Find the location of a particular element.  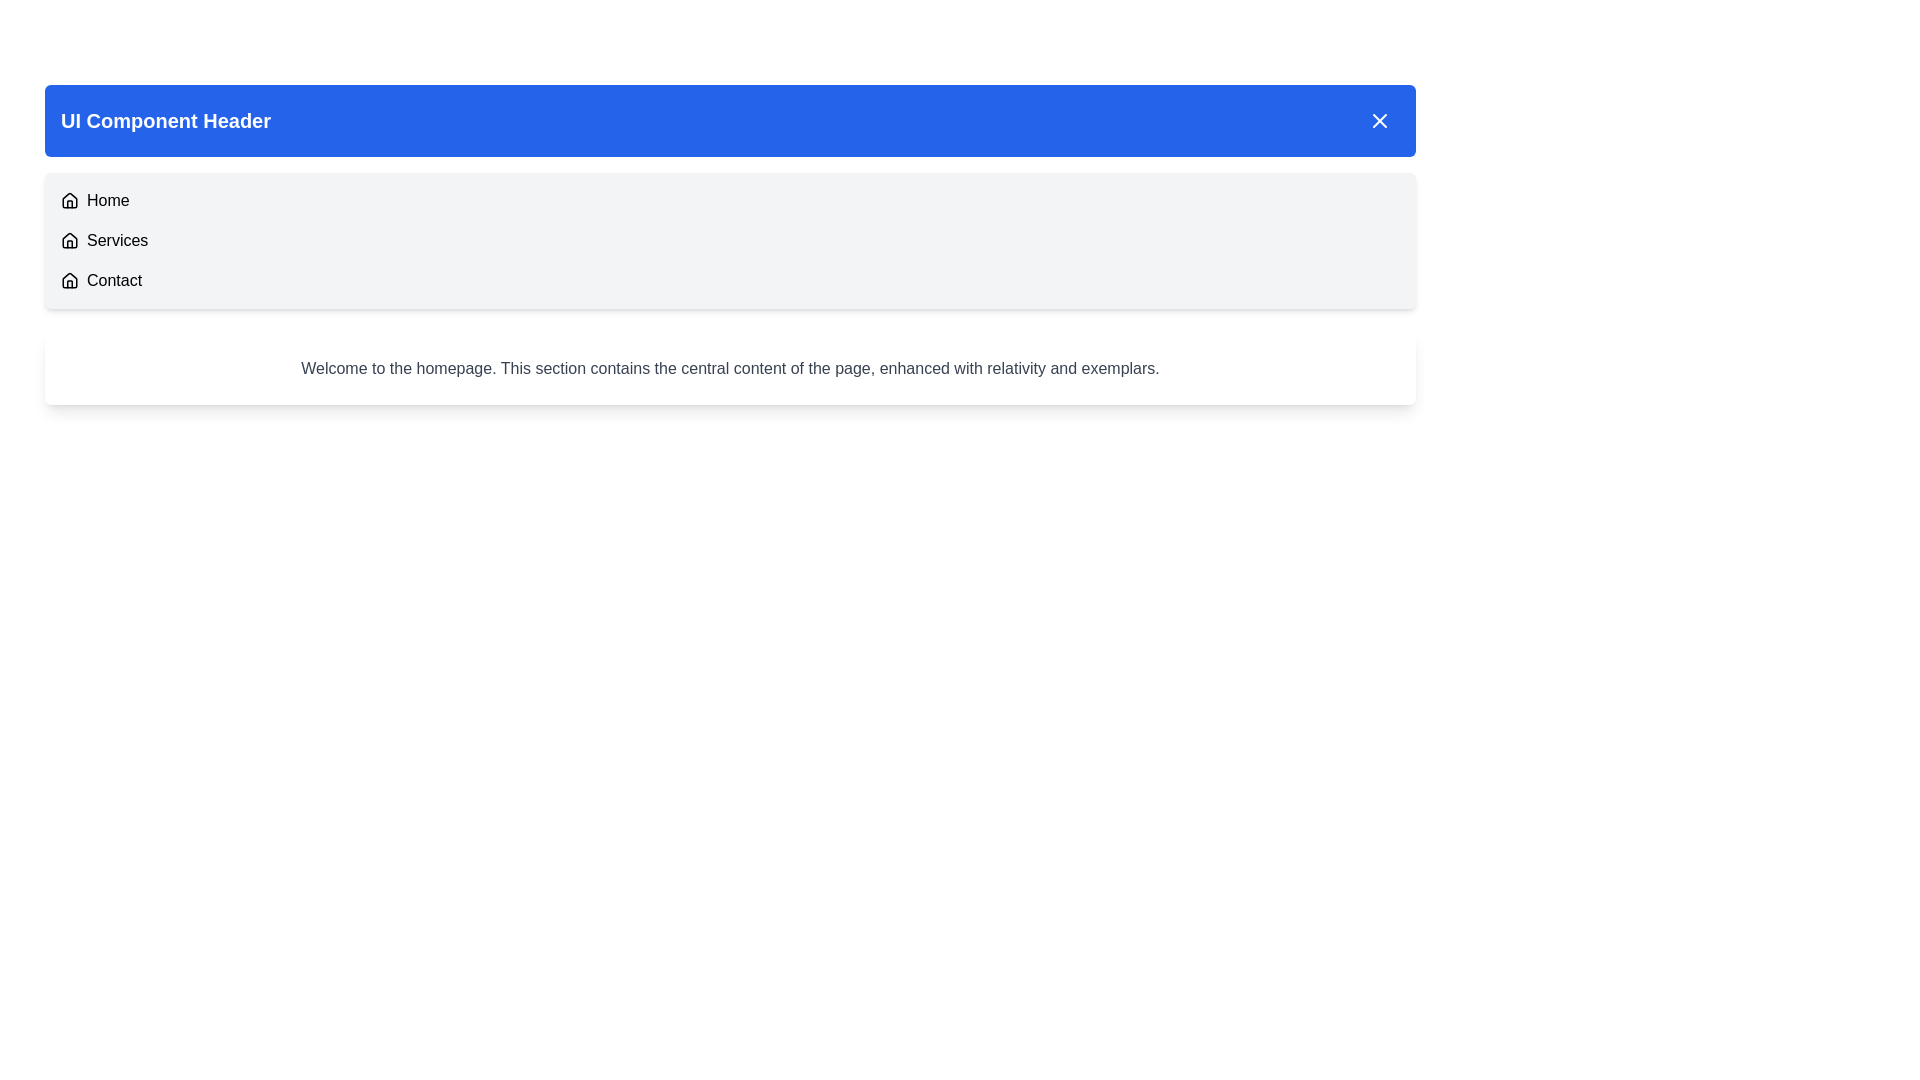

the house icon that represents the 'Contact' navigation option in the vertical navigation list is located at coordinates (70, 281).